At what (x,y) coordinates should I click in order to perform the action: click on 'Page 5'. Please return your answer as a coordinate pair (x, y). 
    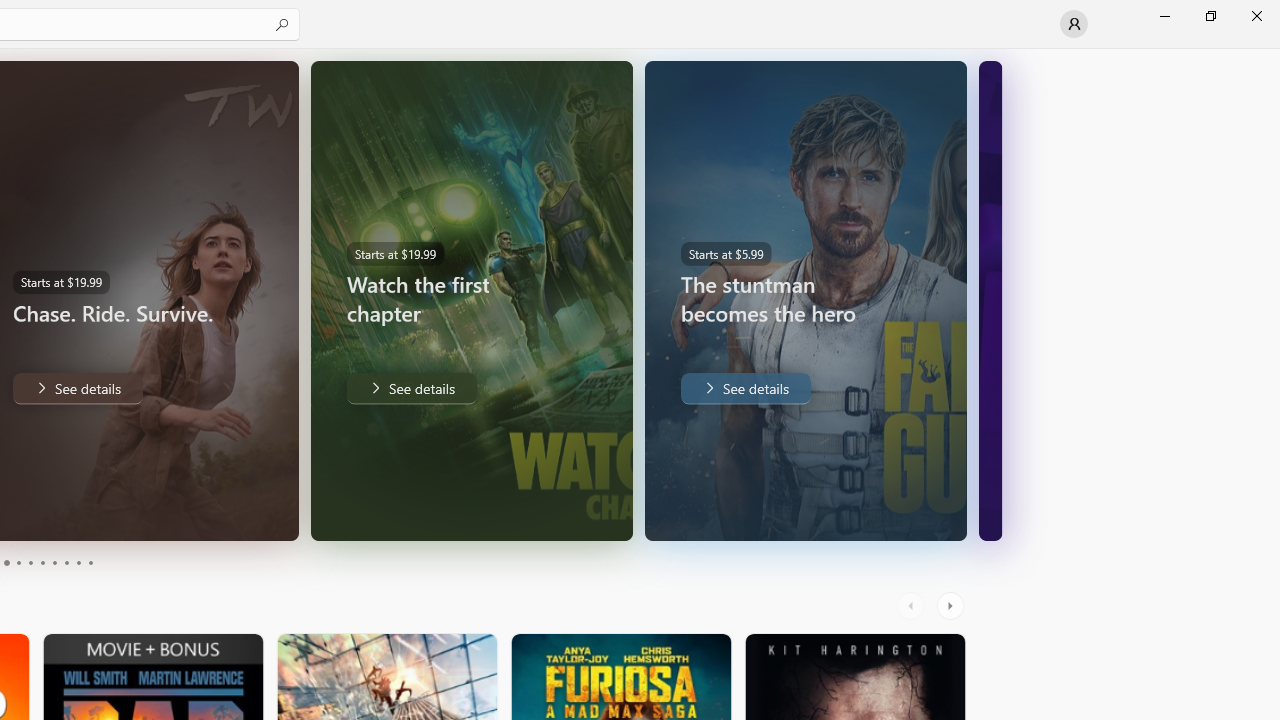
    Looking at the image, I should click on (30, 563).